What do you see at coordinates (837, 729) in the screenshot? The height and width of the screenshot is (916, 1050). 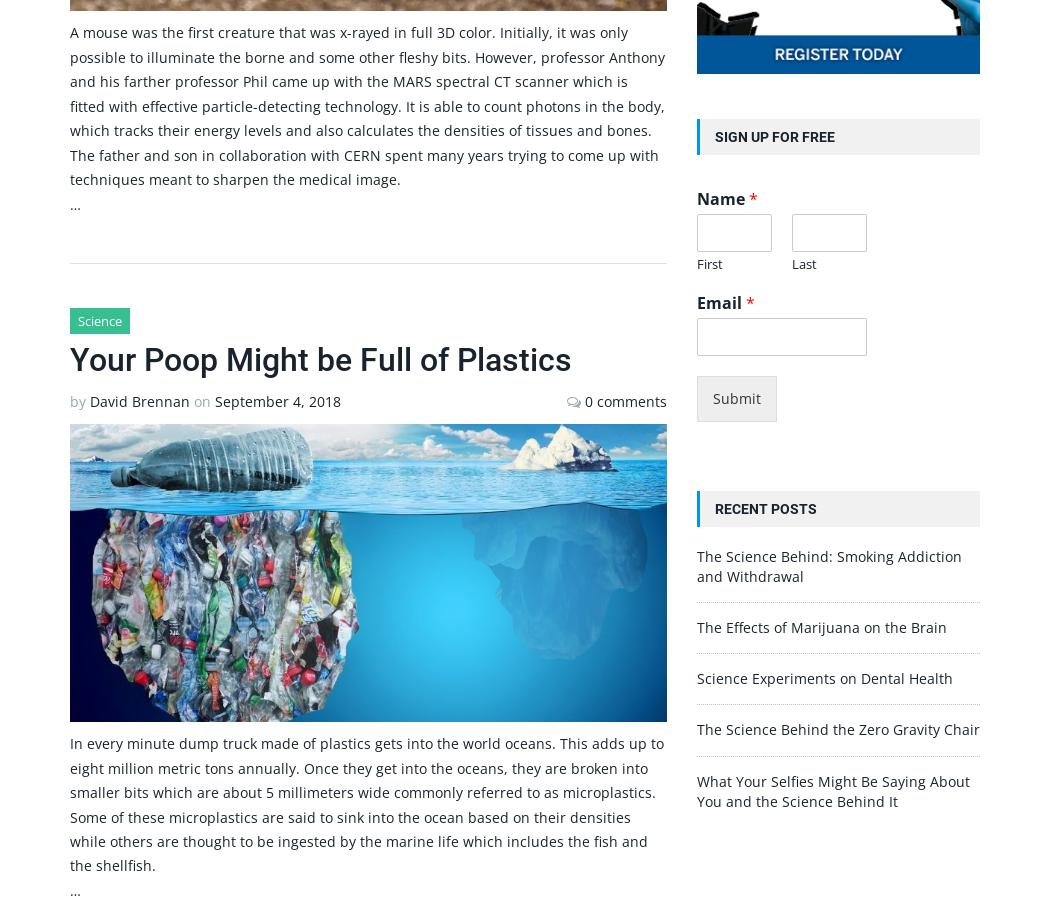 I see `'The Science Behind the Zero Gravity Chair'` at bounding box center [837, 729].